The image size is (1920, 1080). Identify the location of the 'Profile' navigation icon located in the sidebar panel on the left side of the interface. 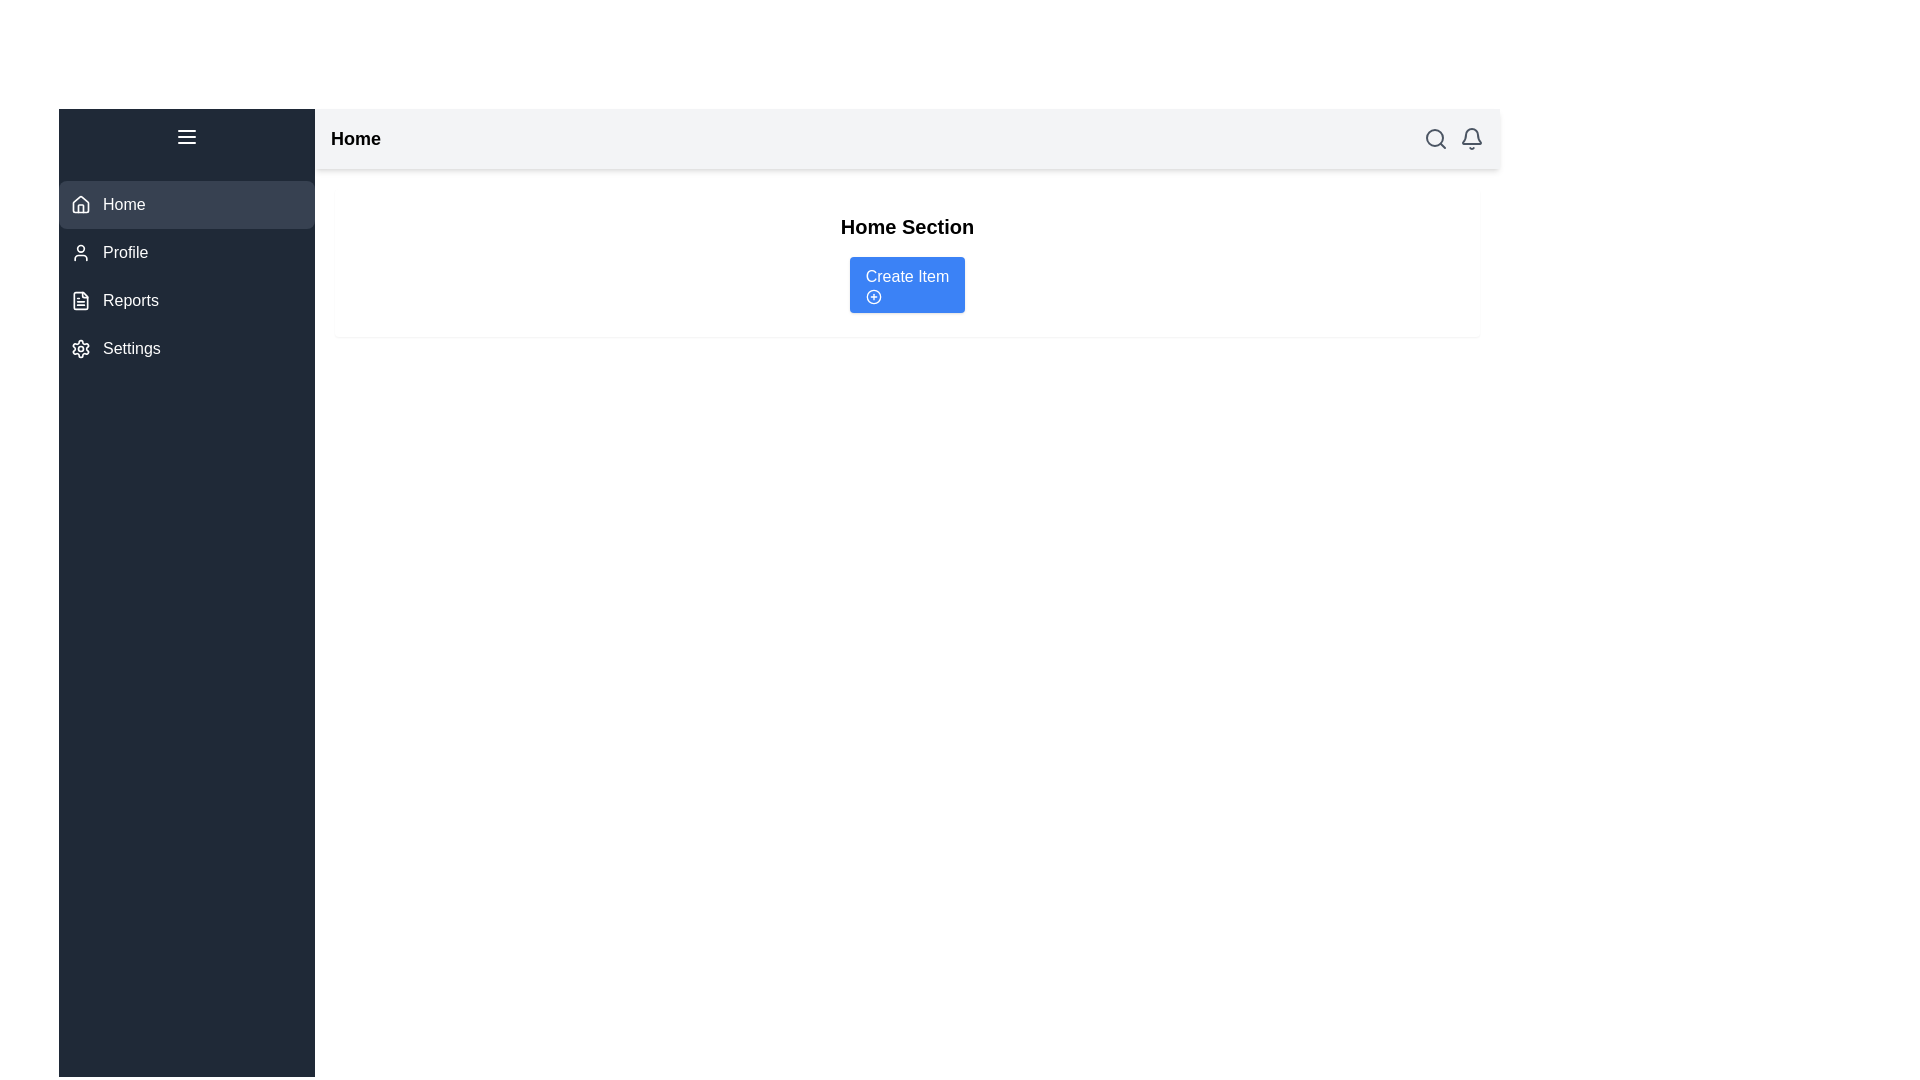
(80, 252).